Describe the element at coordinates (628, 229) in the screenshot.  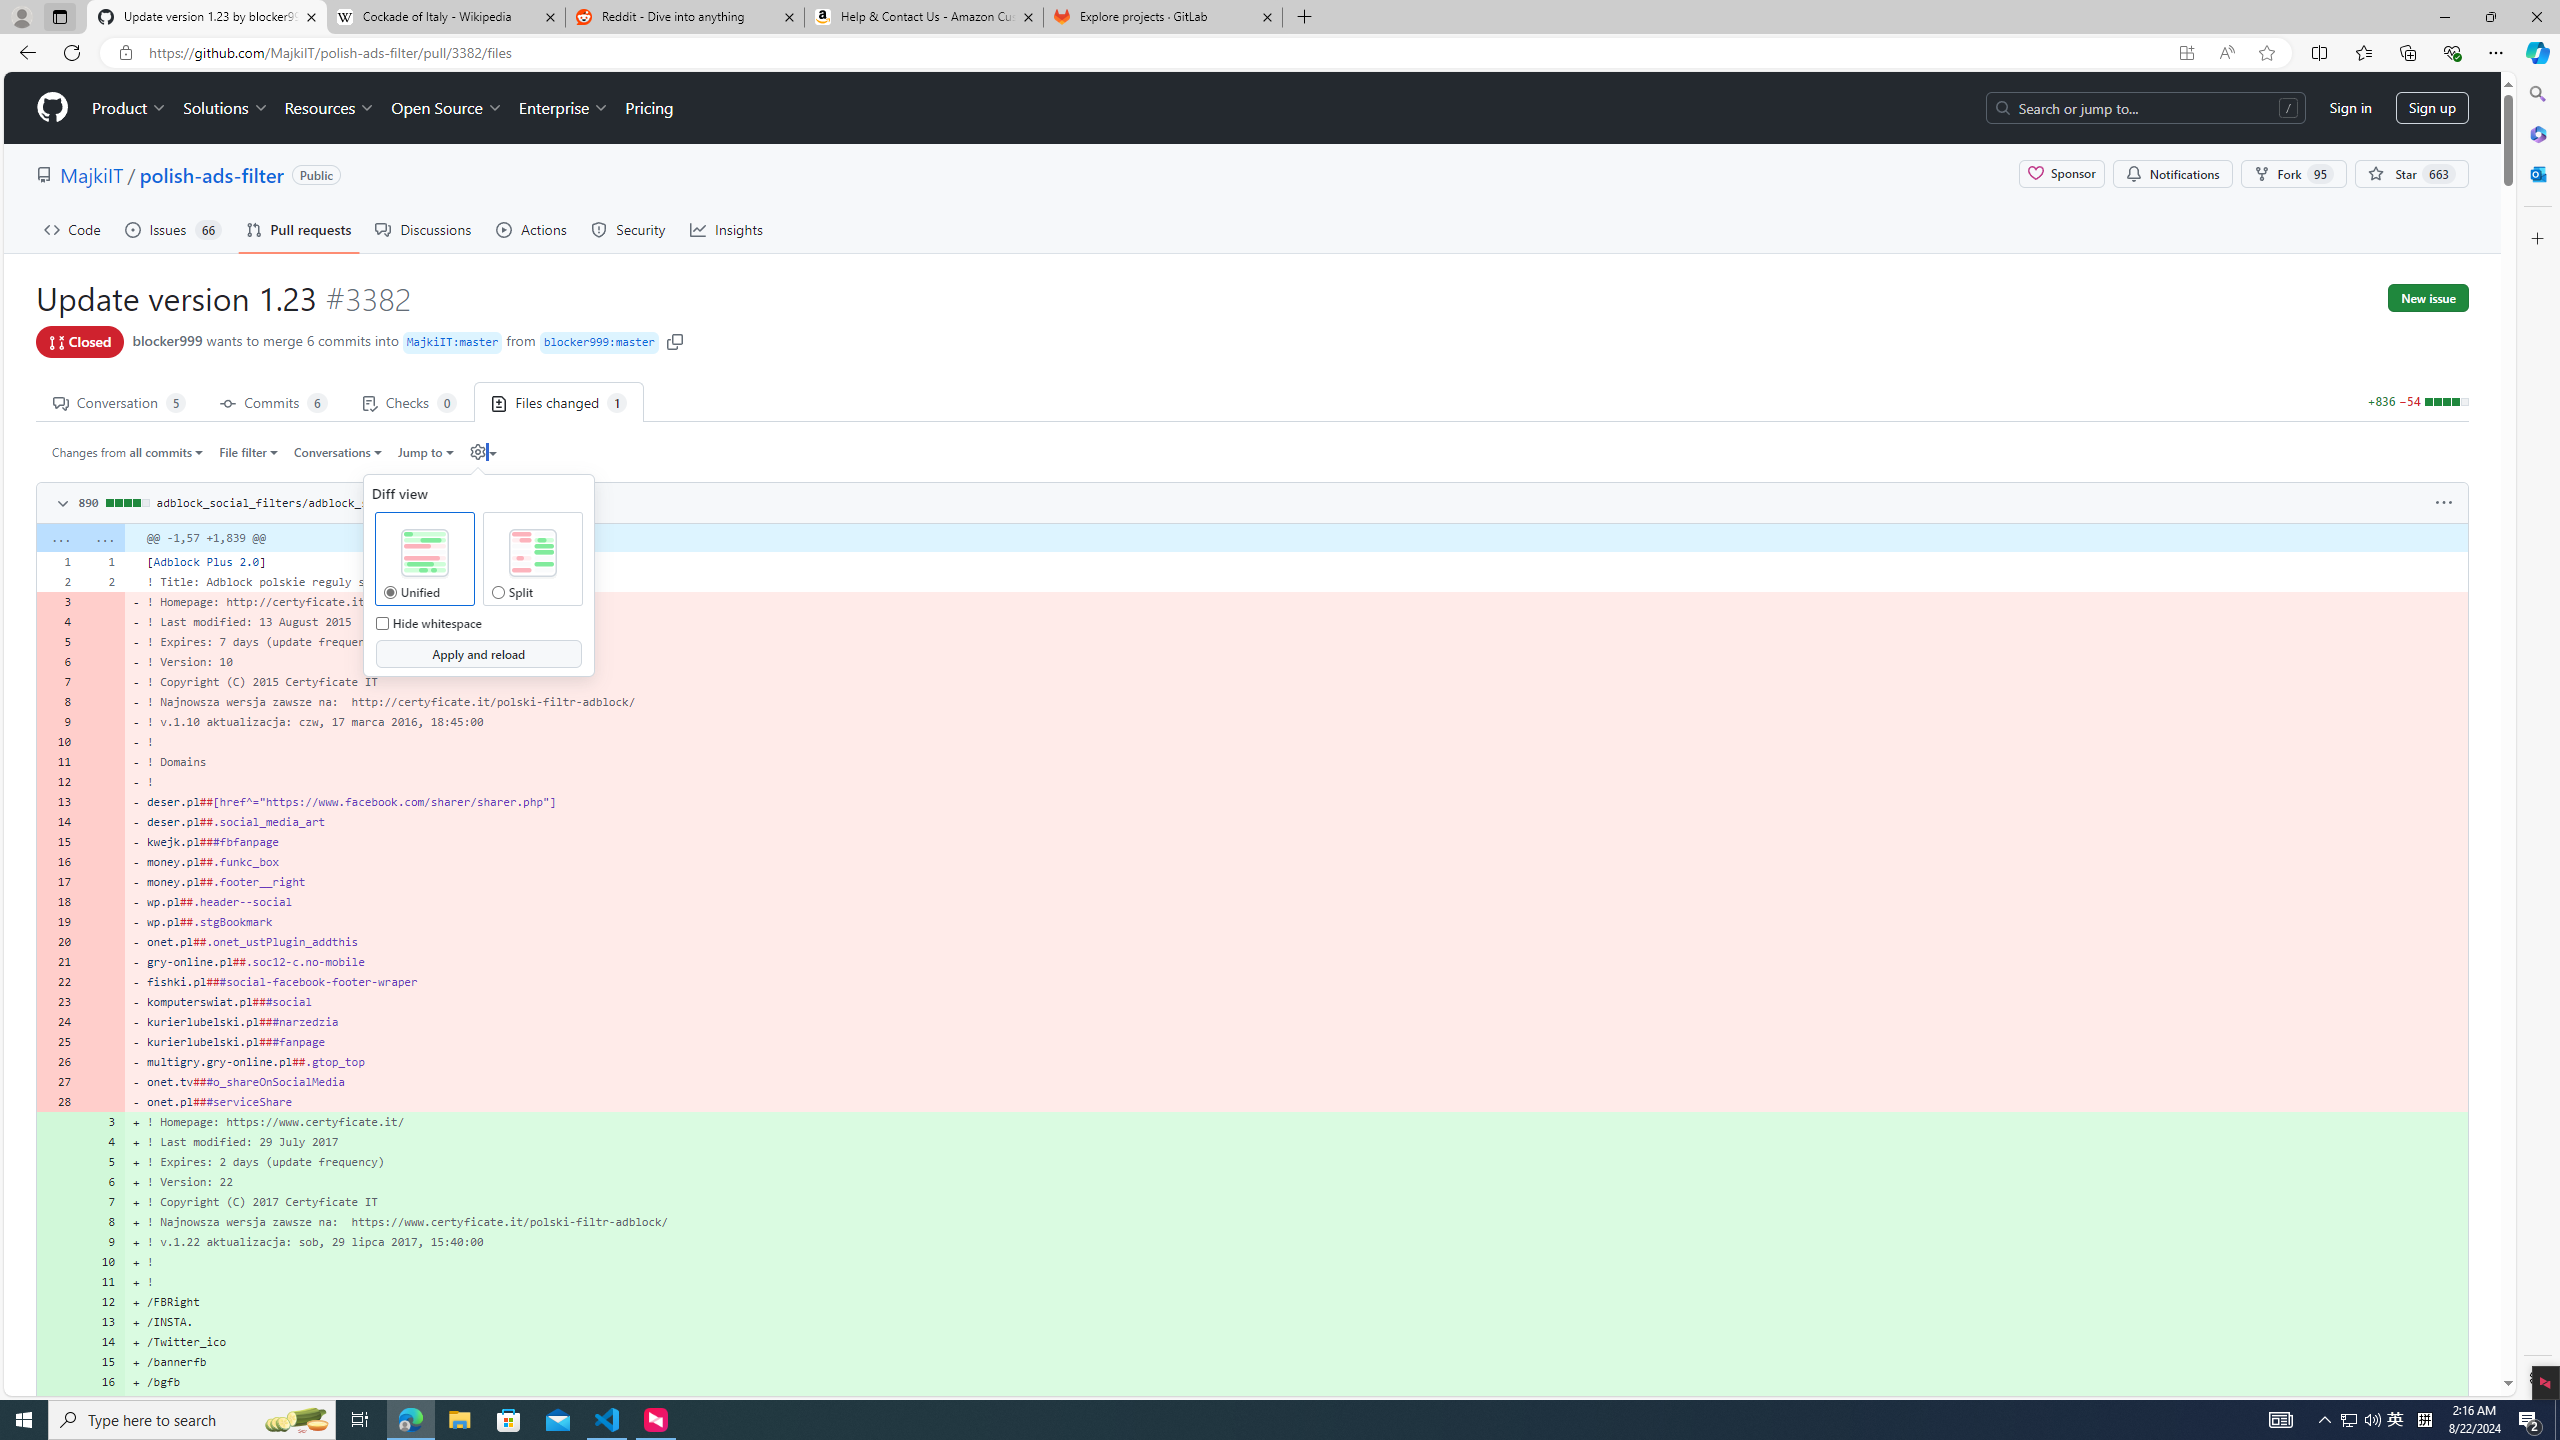
I see `'Security'` at that location.